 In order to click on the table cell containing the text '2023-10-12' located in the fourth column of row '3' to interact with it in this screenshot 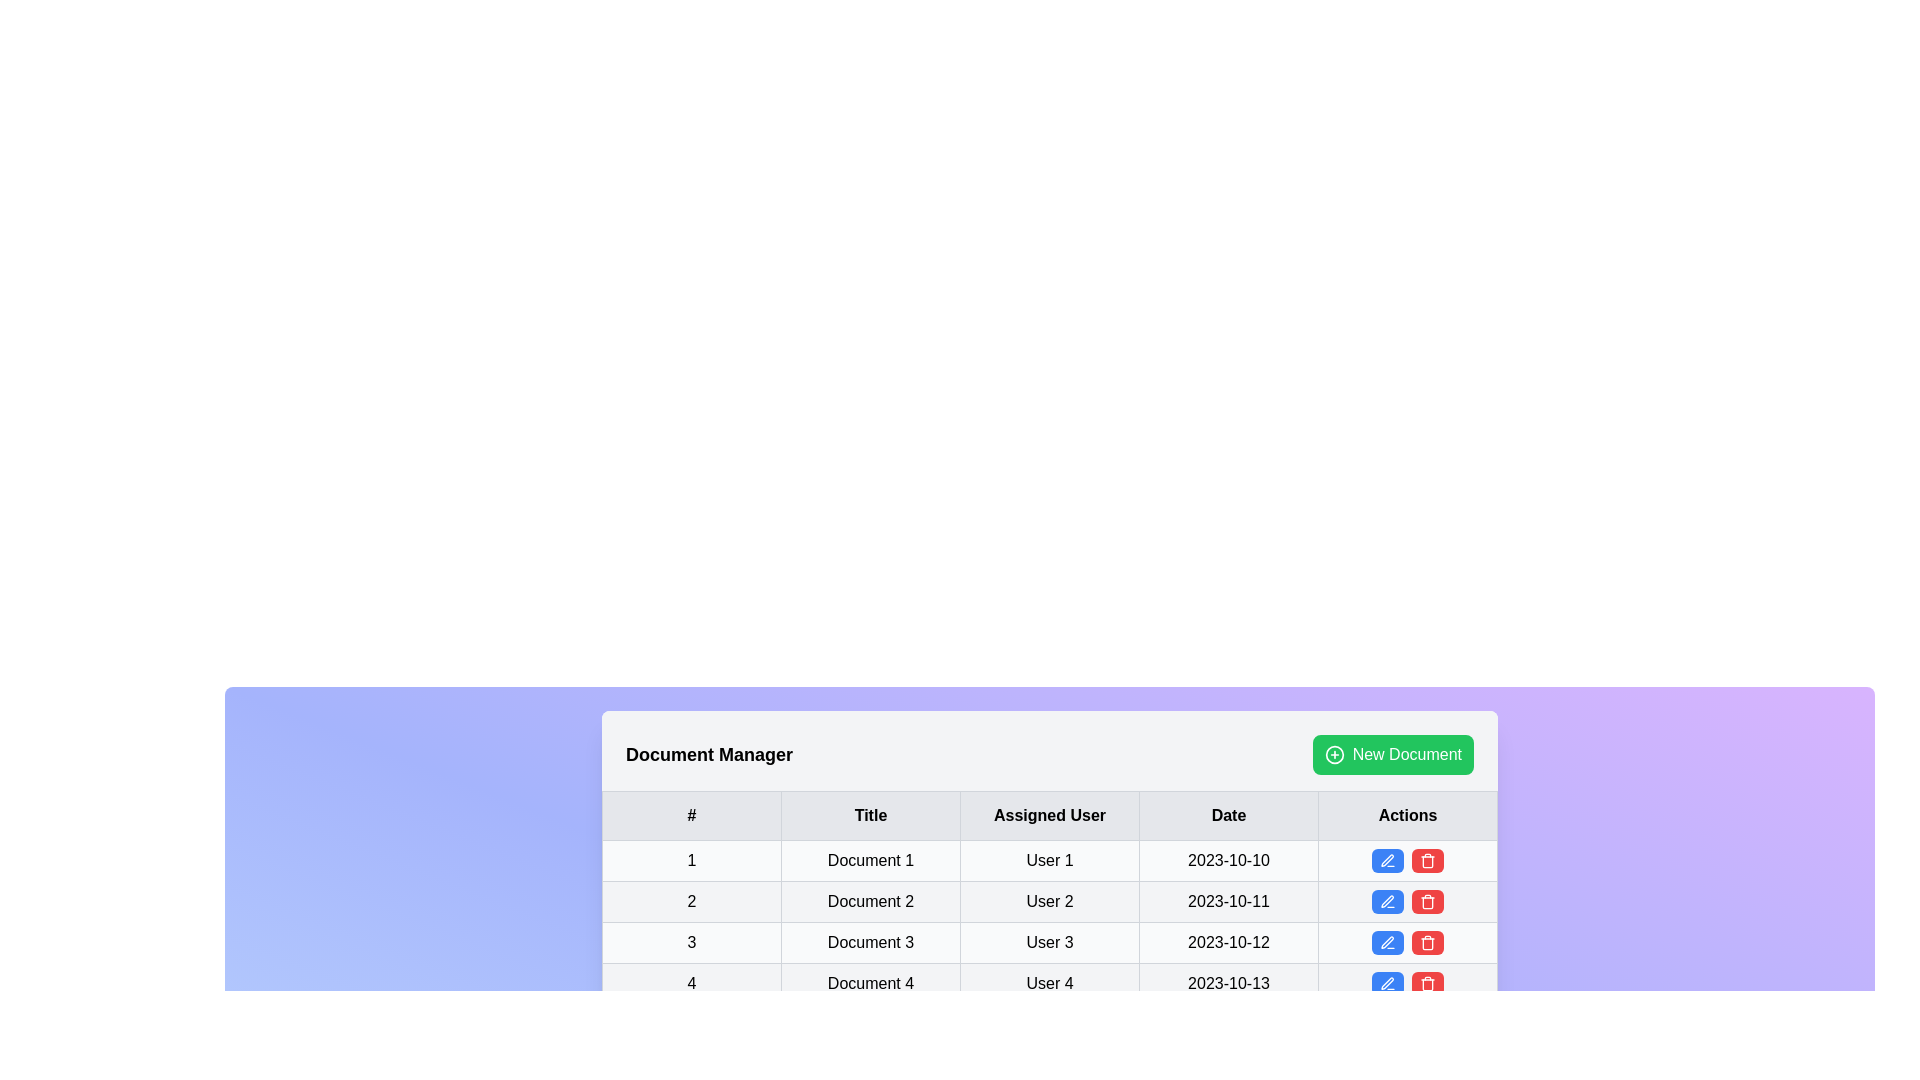, I will do `click(1227, 942)`.